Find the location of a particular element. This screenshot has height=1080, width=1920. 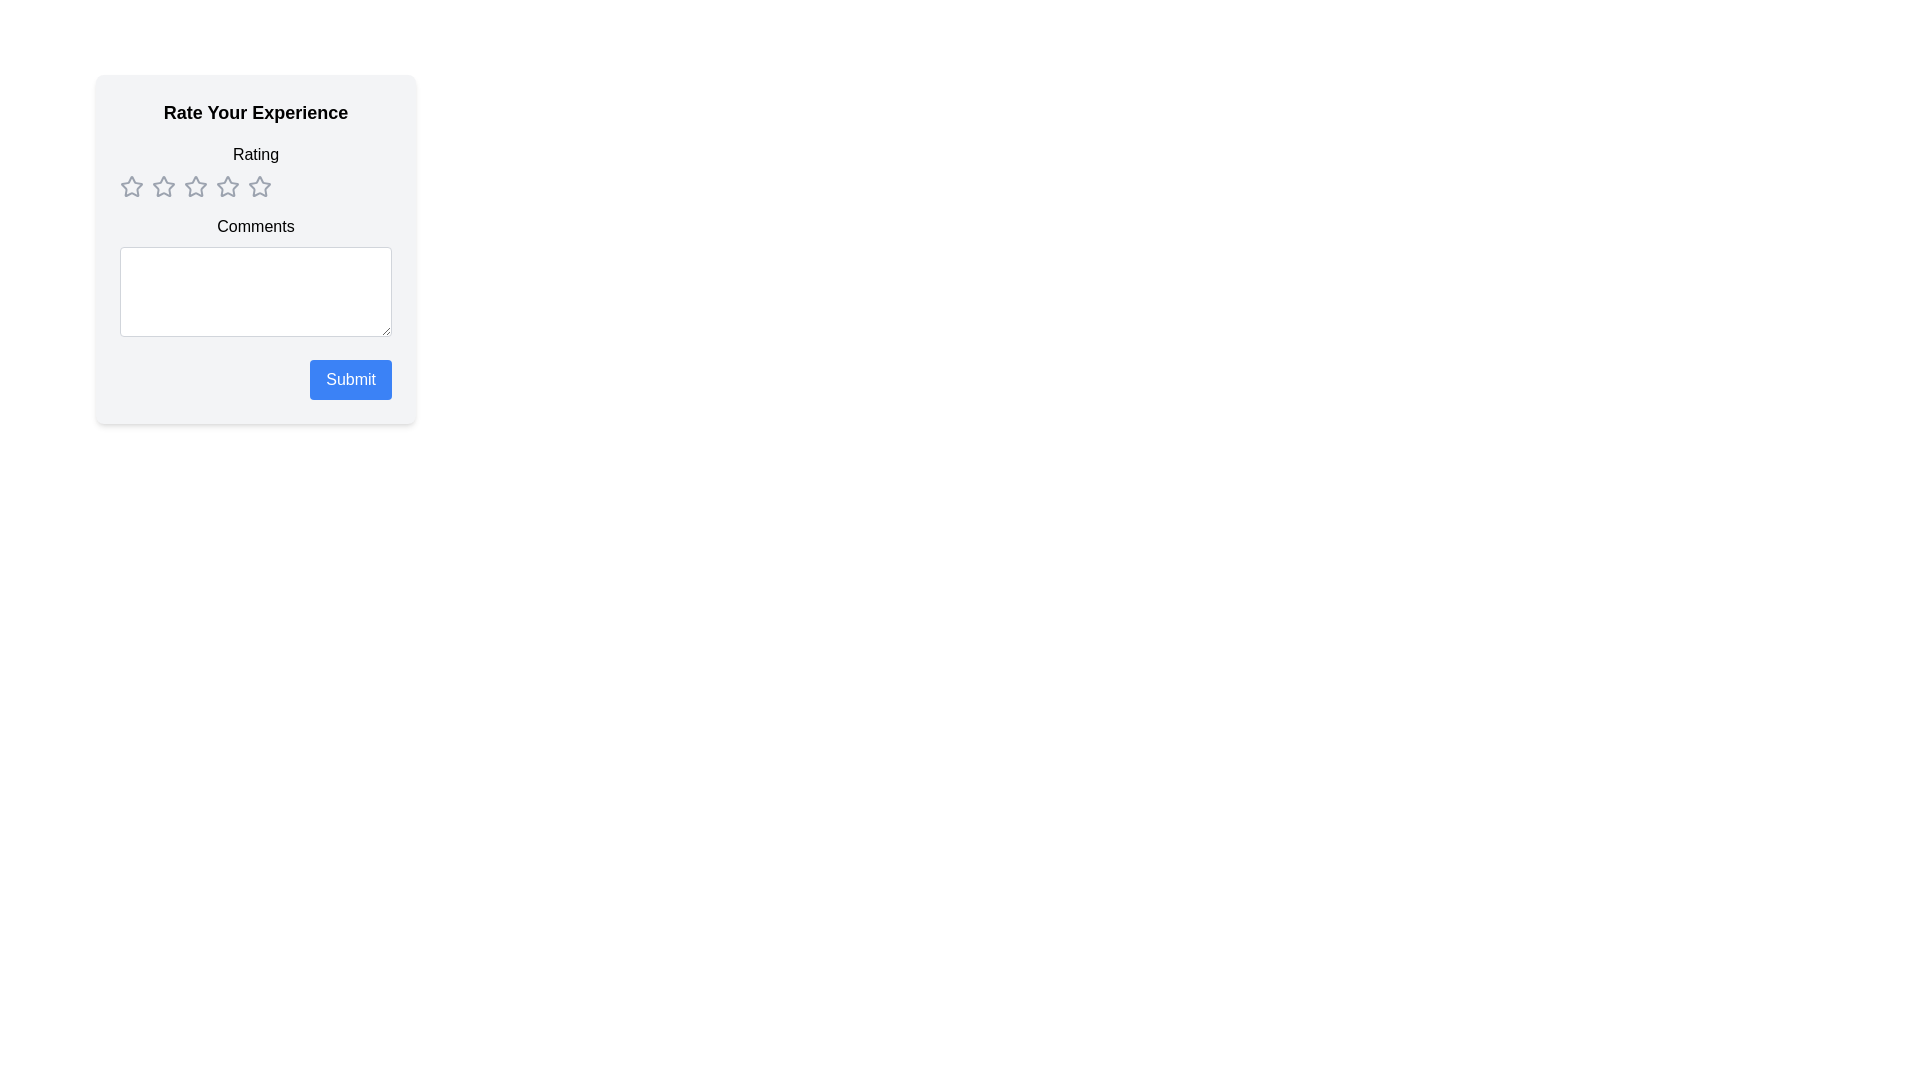

the first star icon in the rating section of the feedback form is located at coordinates (131, 186).